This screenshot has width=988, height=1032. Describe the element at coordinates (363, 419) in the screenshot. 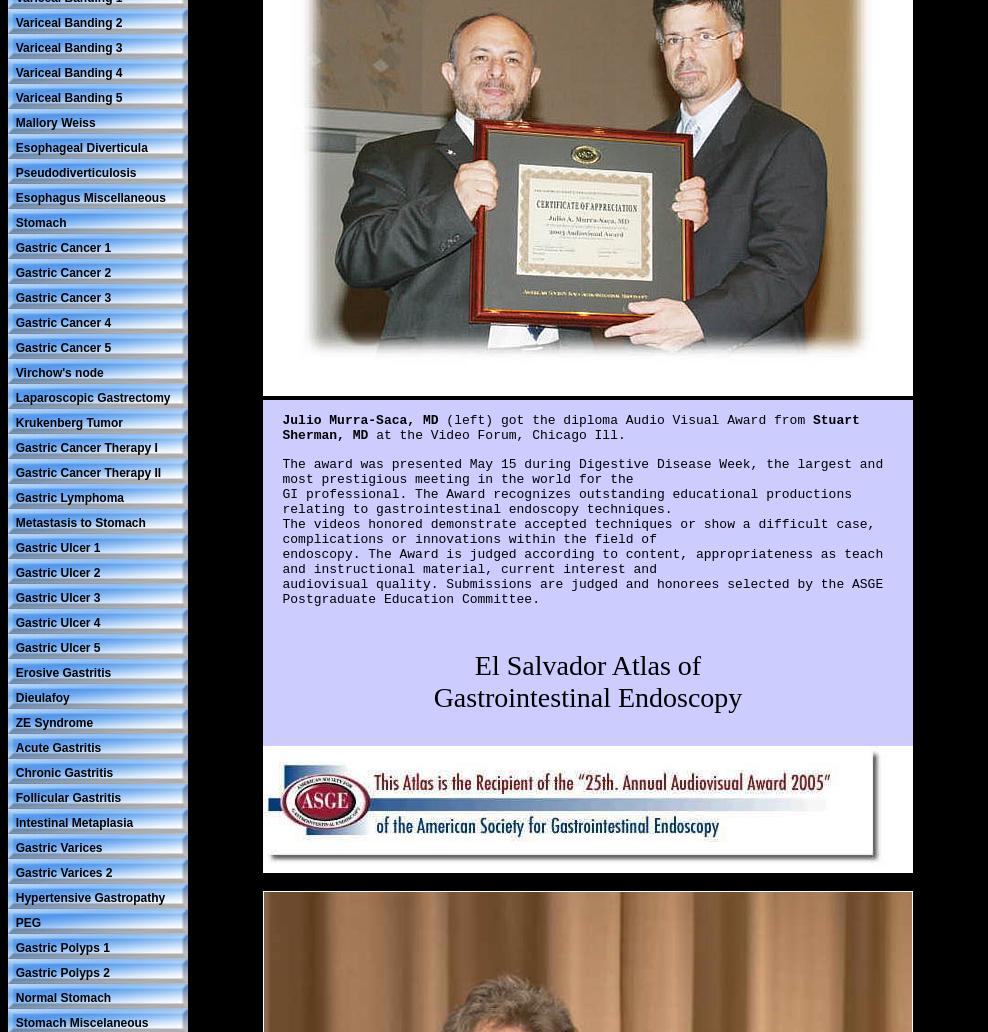

I see `'Julio Murra-Saca, MD'` at that location.